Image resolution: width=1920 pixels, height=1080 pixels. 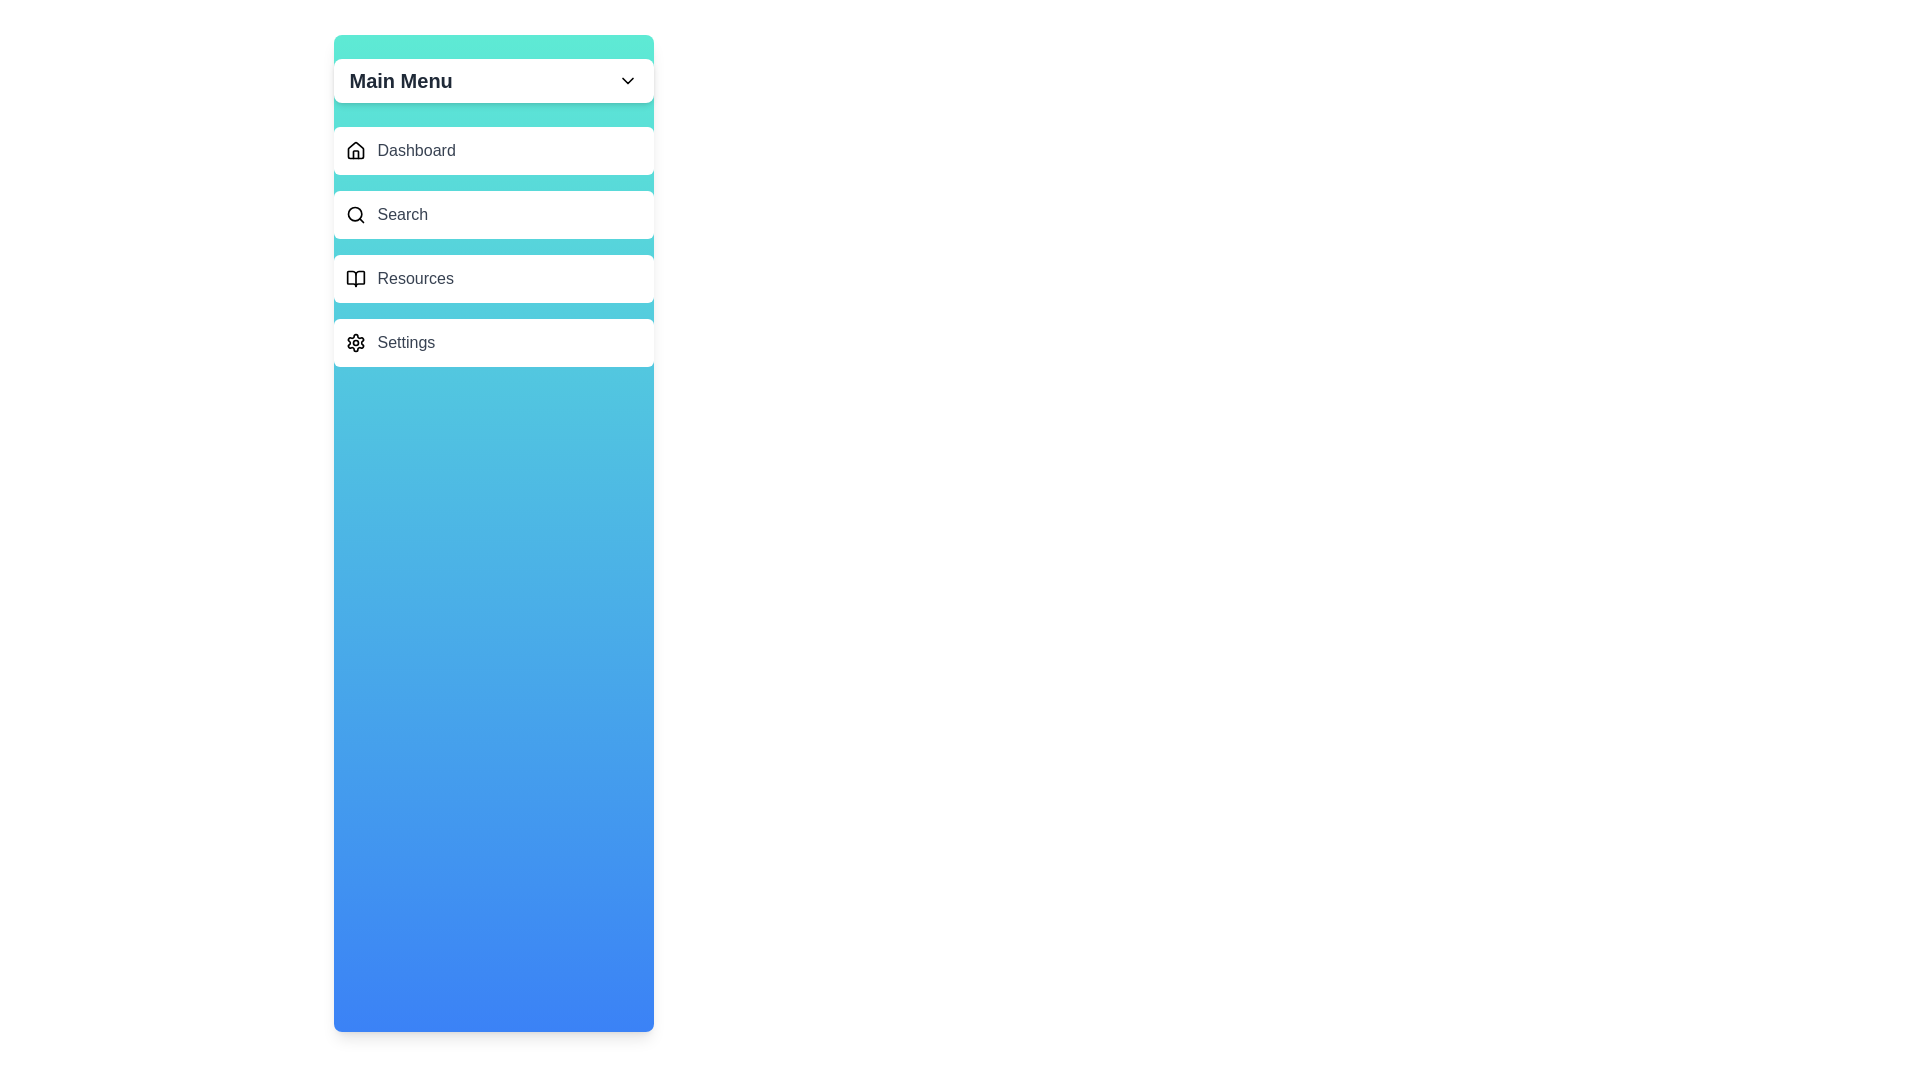 I want to click on the menu item Resources to highlight it, so click(x=493, y=278).